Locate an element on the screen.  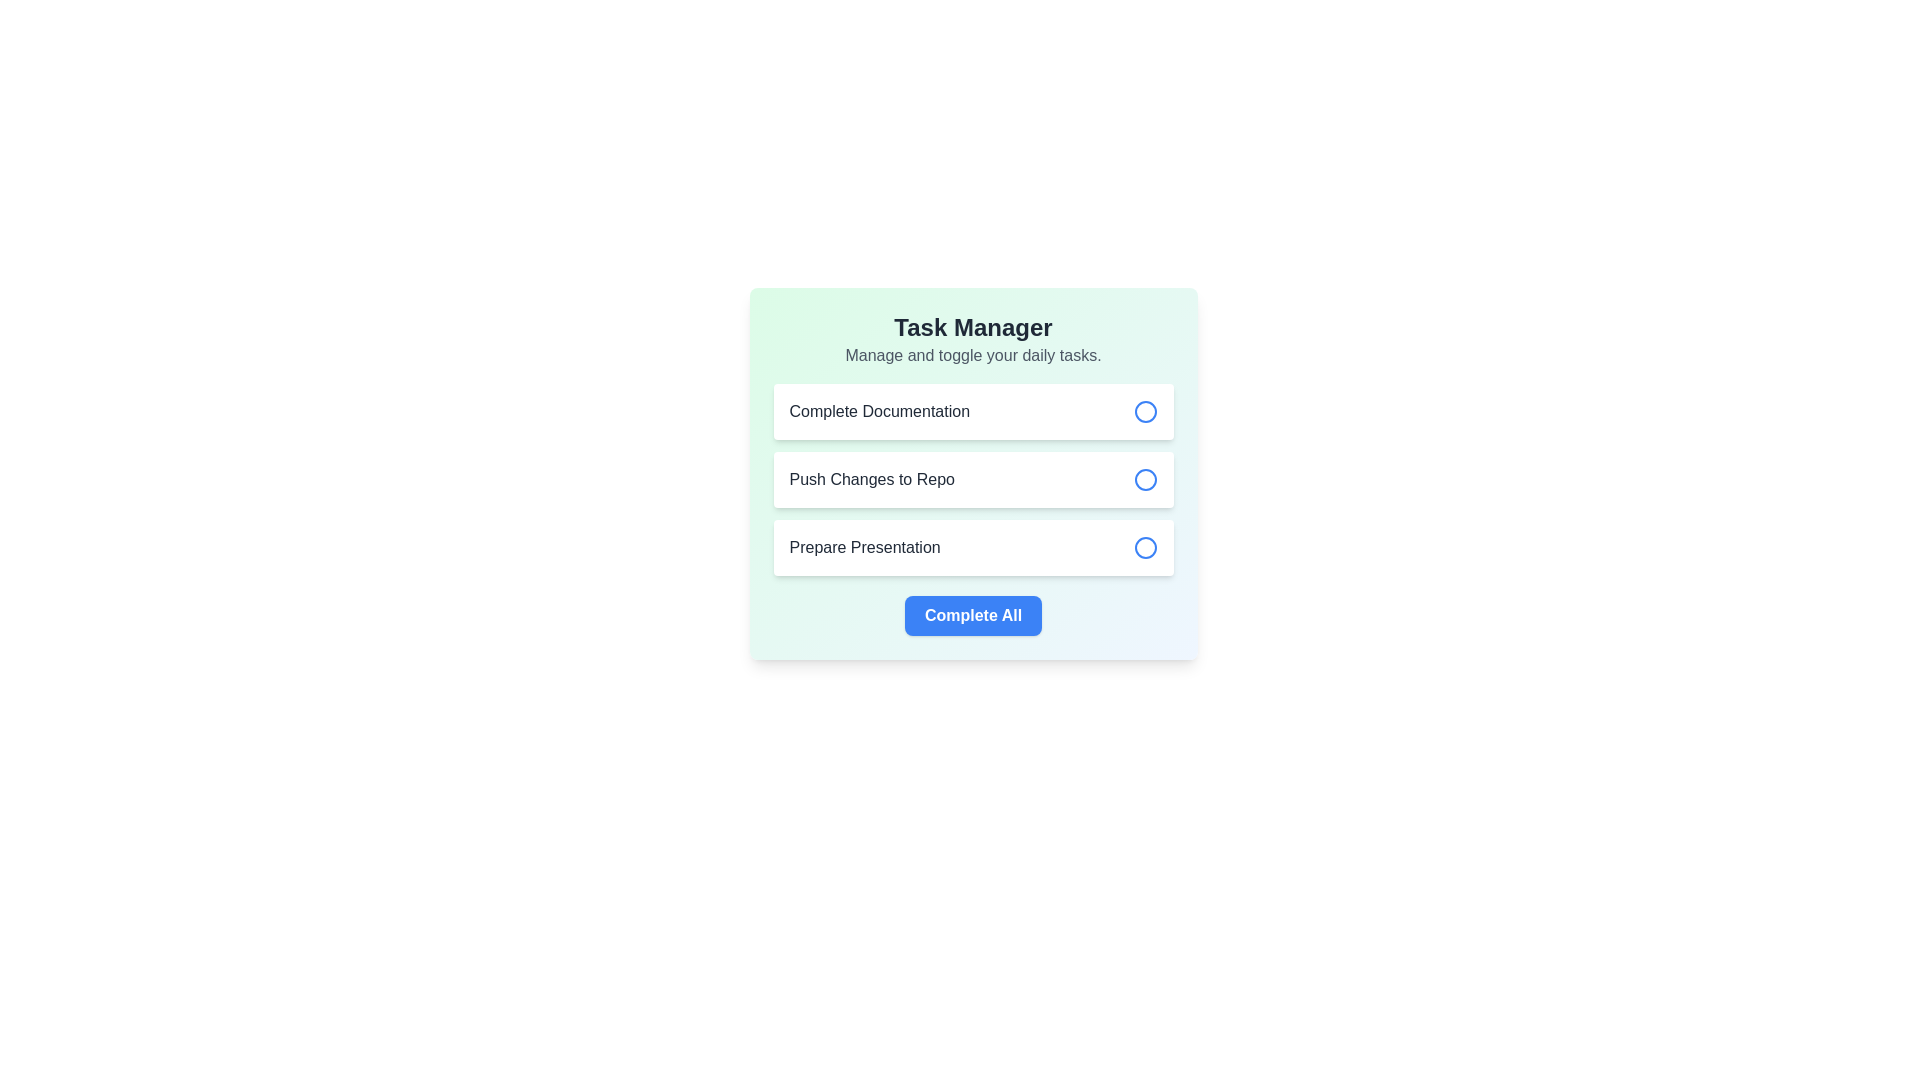
the button located at the bottom center of the 'Task Manager' panel to initiate the designated action for completing all tasks listed above is located at coordinates (973, 615).